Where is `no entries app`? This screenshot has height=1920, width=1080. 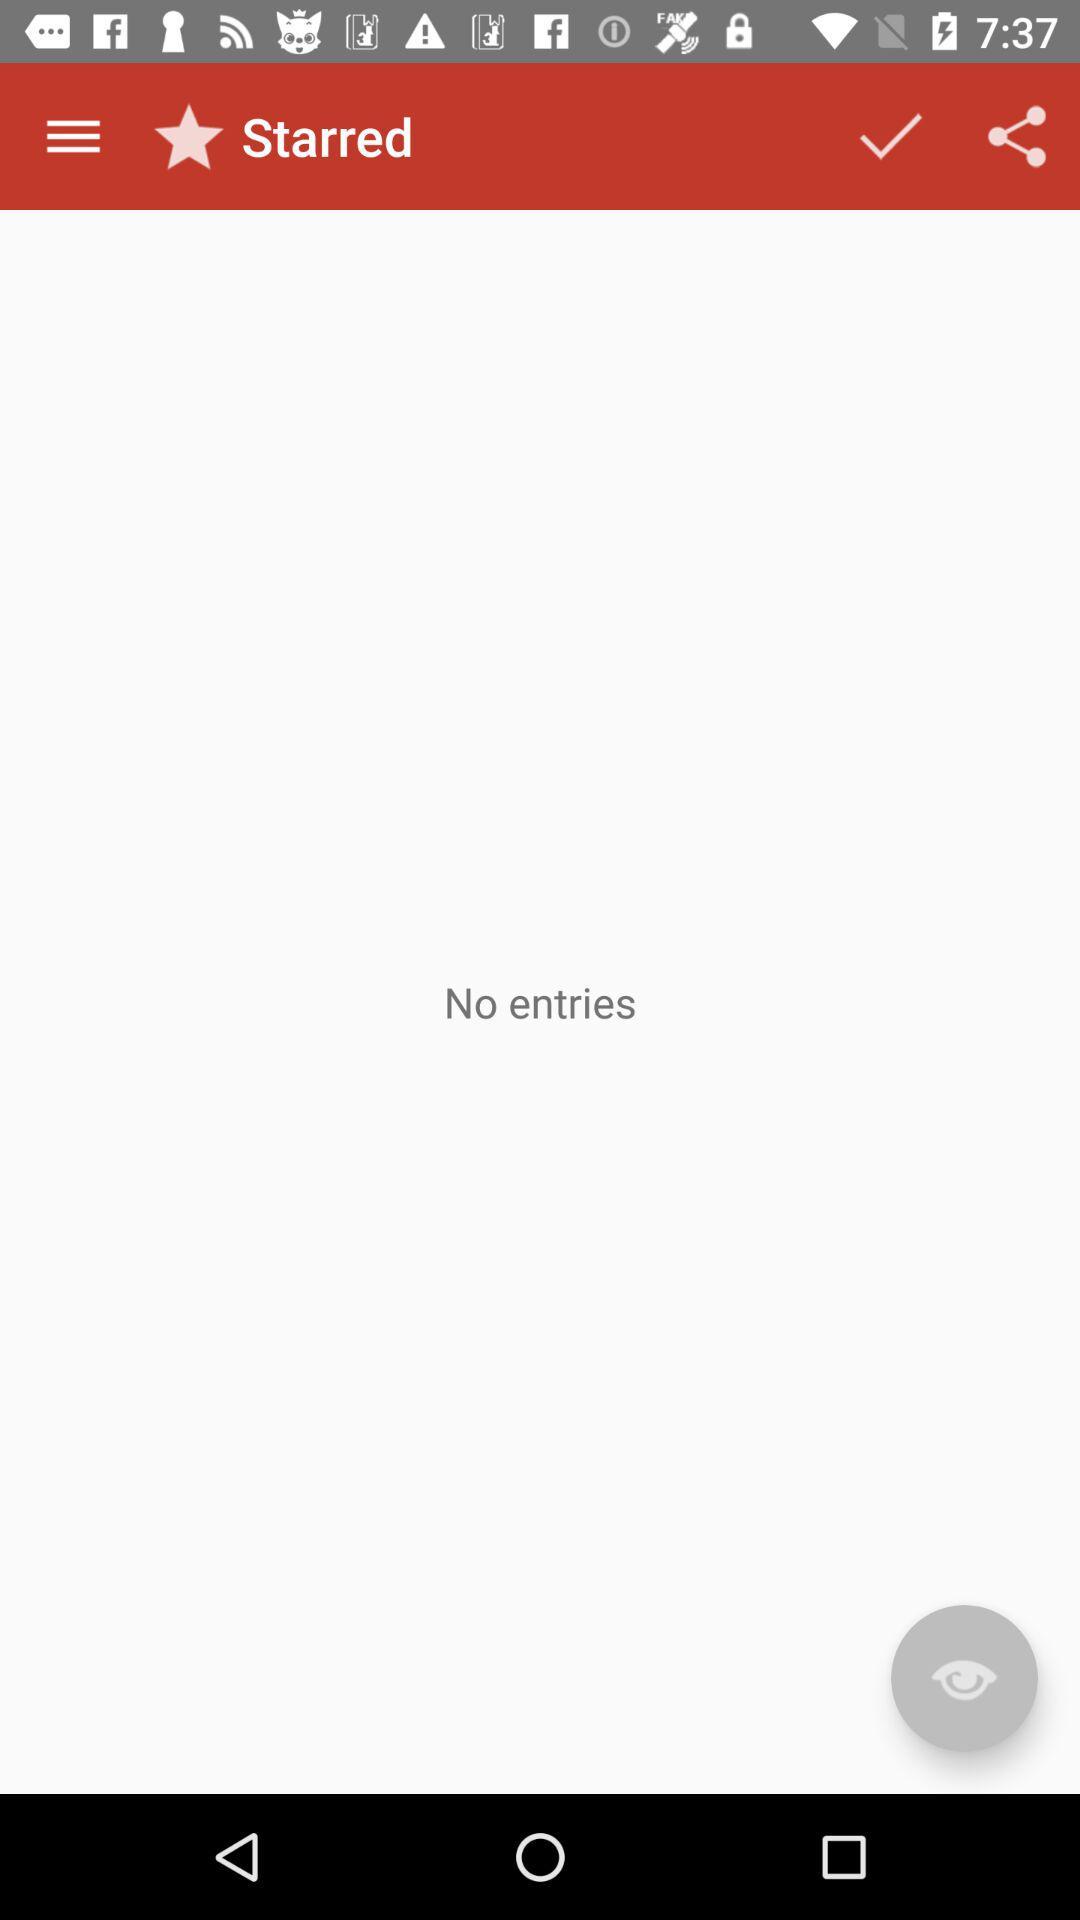 no entries app is located at coordinates (540, 1002).